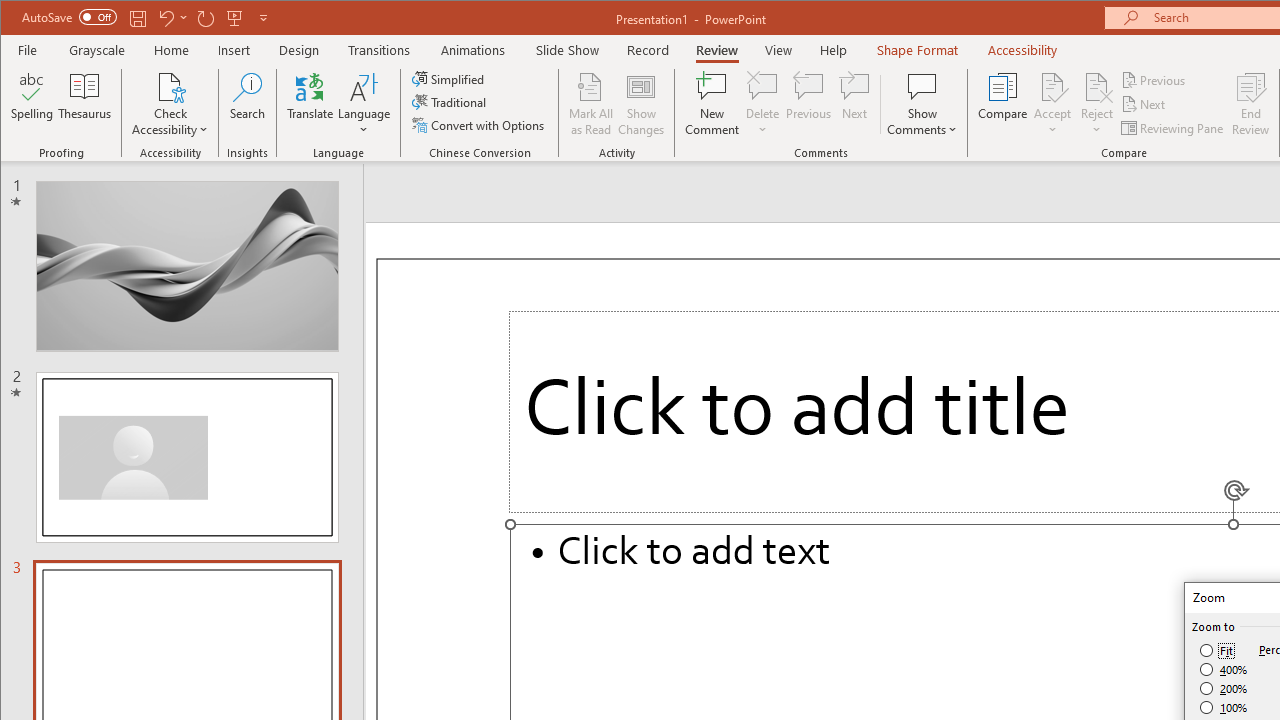 Image resolution: width=1280 pixels, height=720 pixels. Describe the element at coordinates (590, 104) in the screenshot. I see `'Mark All as Read'` at that location.